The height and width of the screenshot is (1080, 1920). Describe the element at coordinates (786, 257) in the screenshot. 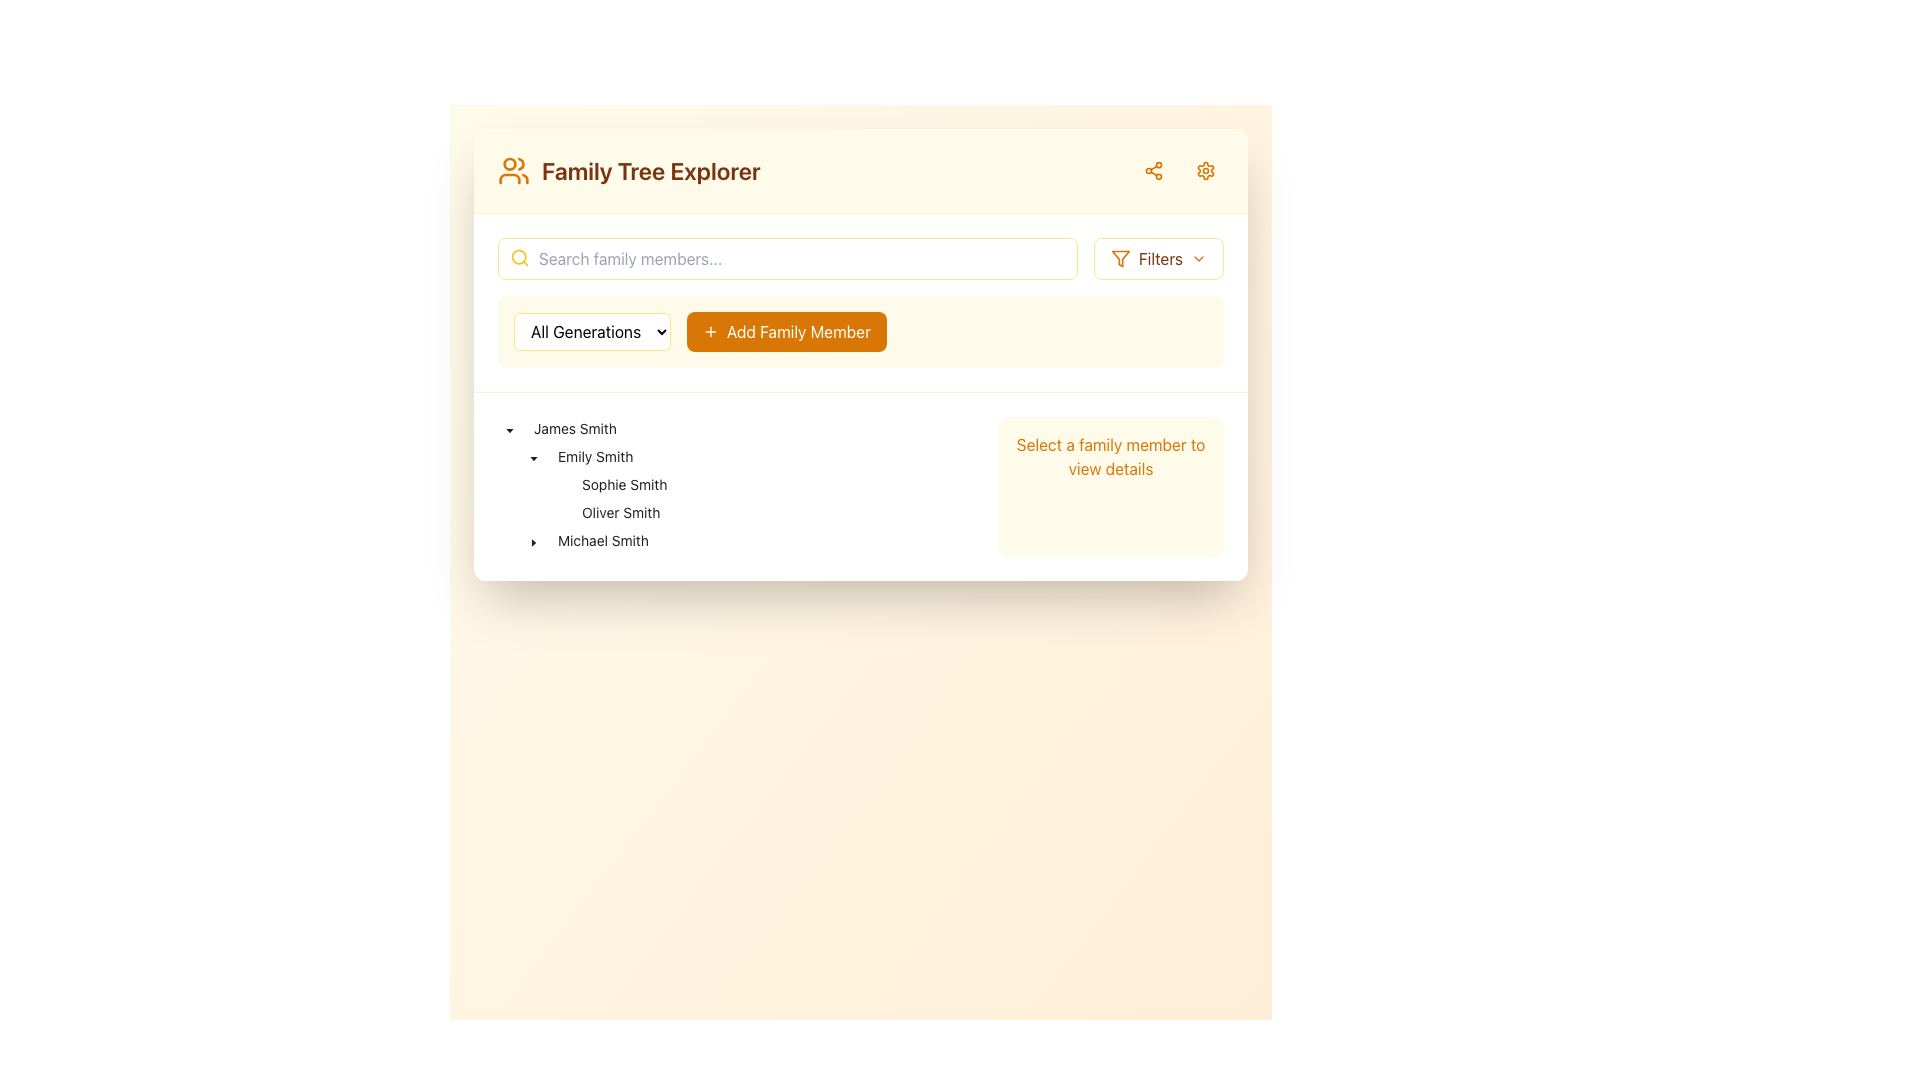

I see `the main search bar located in the top section of the interface, to the left of the 'Filters' button, to focus on it` at that location.